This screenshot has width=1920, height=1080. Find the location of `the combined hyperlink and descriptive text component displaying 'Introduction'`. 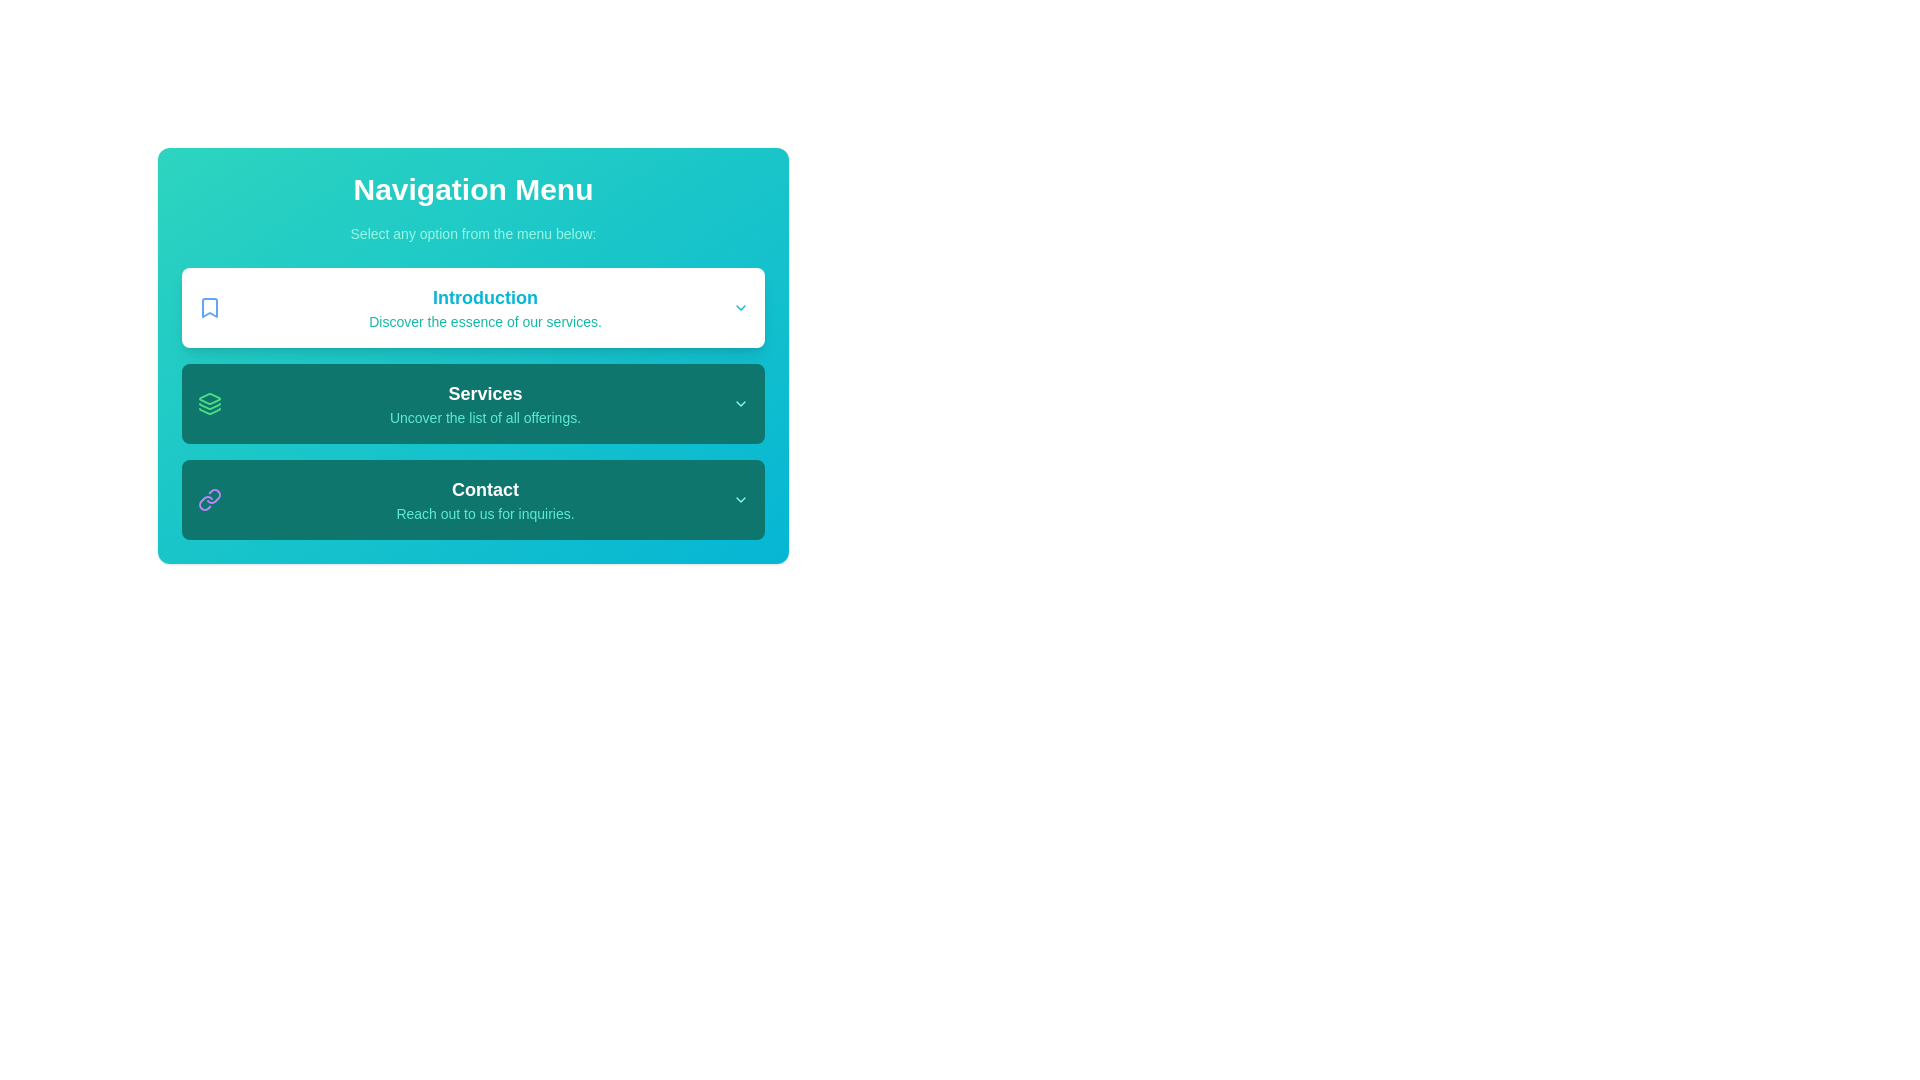

the combined hyperlink and descriptive text component displaying 'Introduction' is located at coordinates (485, 308).